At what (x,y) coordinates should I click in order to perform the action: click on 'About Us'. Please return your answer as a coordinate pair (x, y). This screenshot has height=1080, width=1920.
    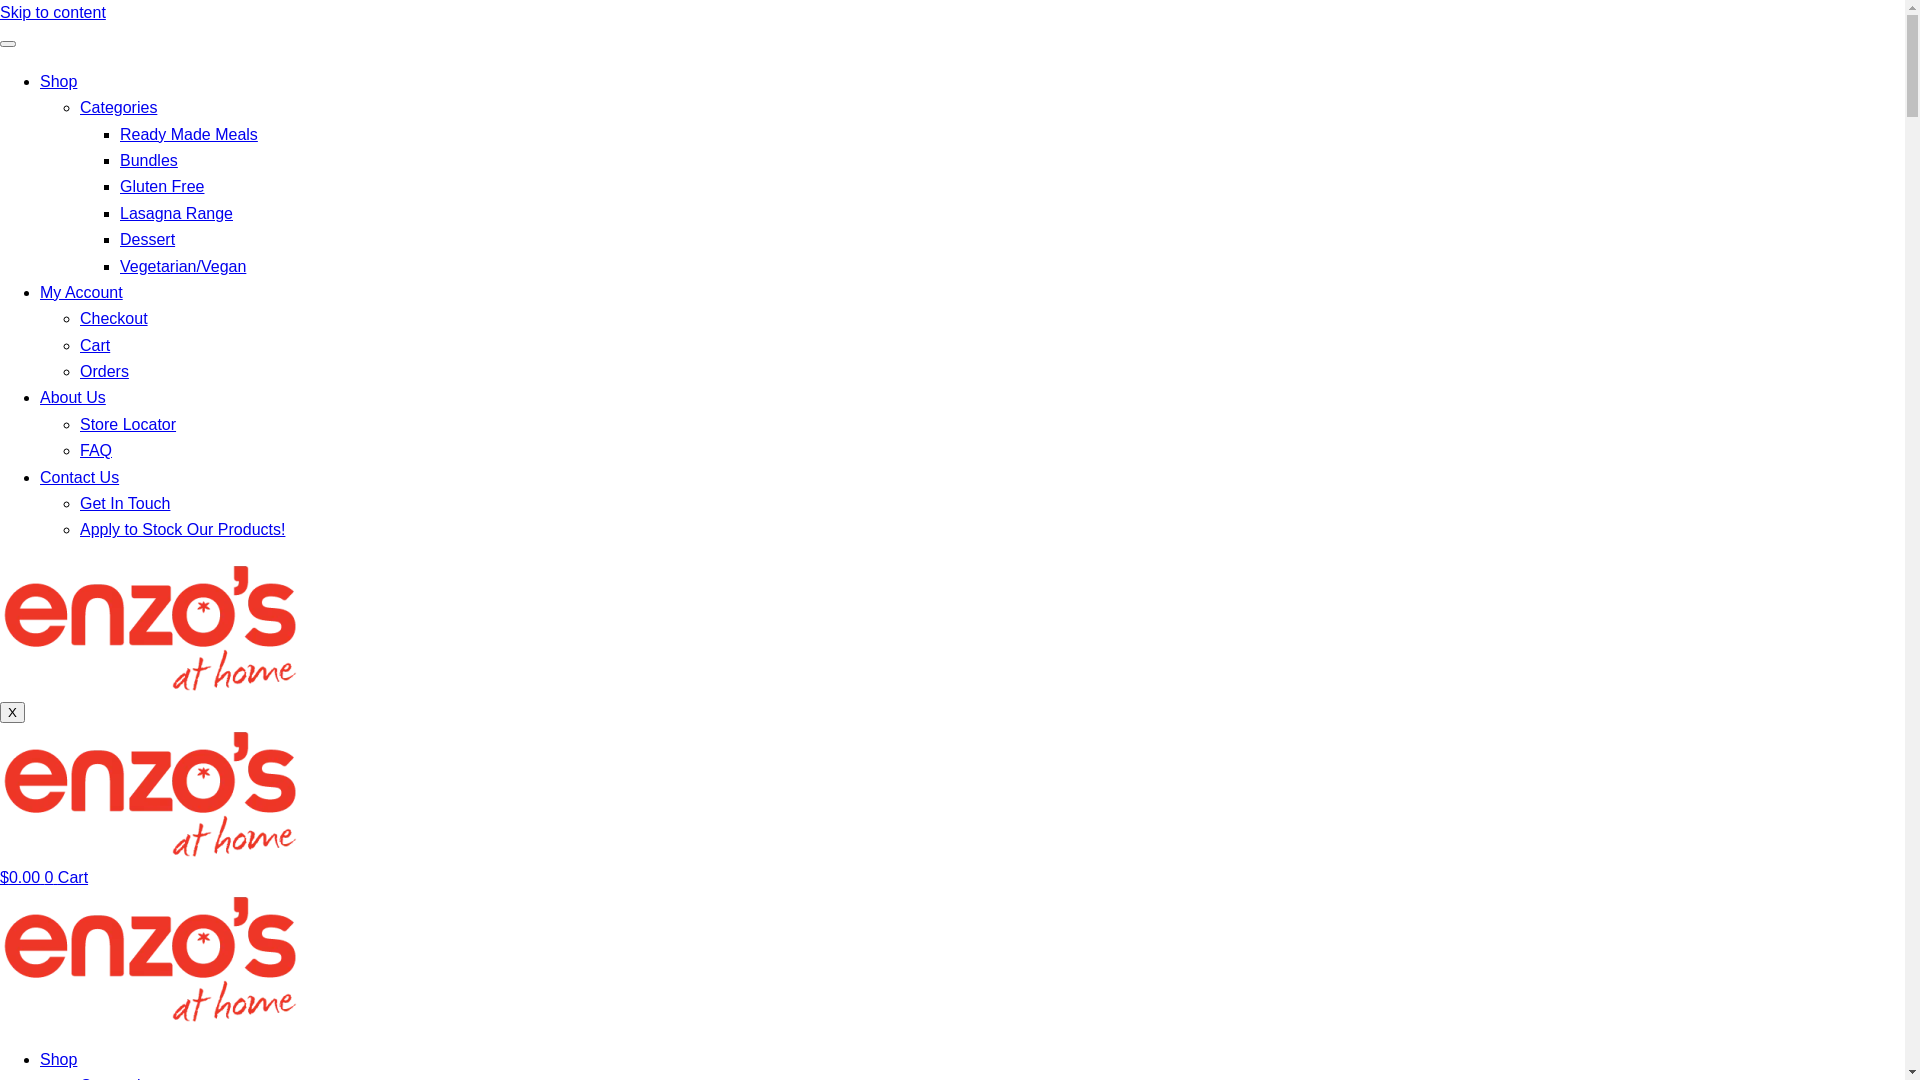
    Looking at the image, I should click on (72, 397).